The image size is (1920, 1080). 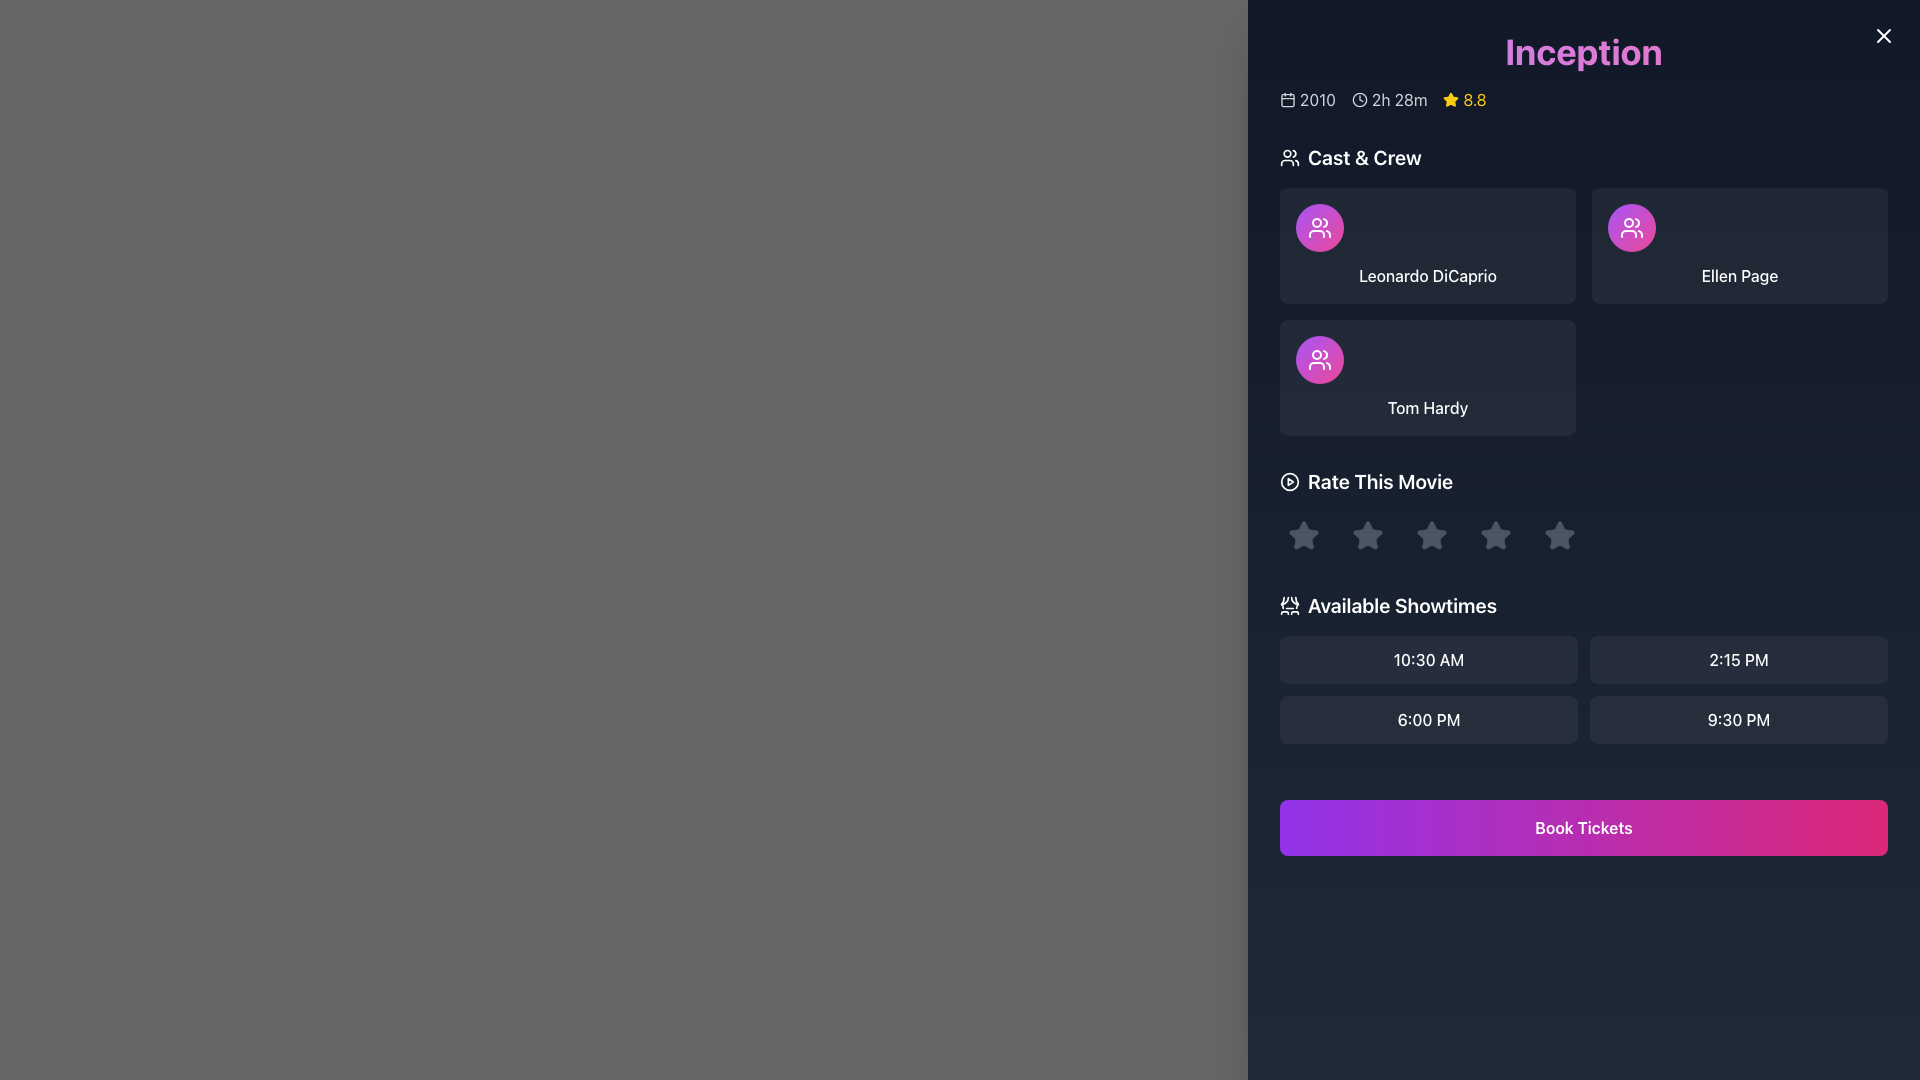 What do you see at coordinates (1494, 534) in the screenshot?
I see `the fourth rating star under the 'Rate This Movie' label` at bounding box center [1494, 534].